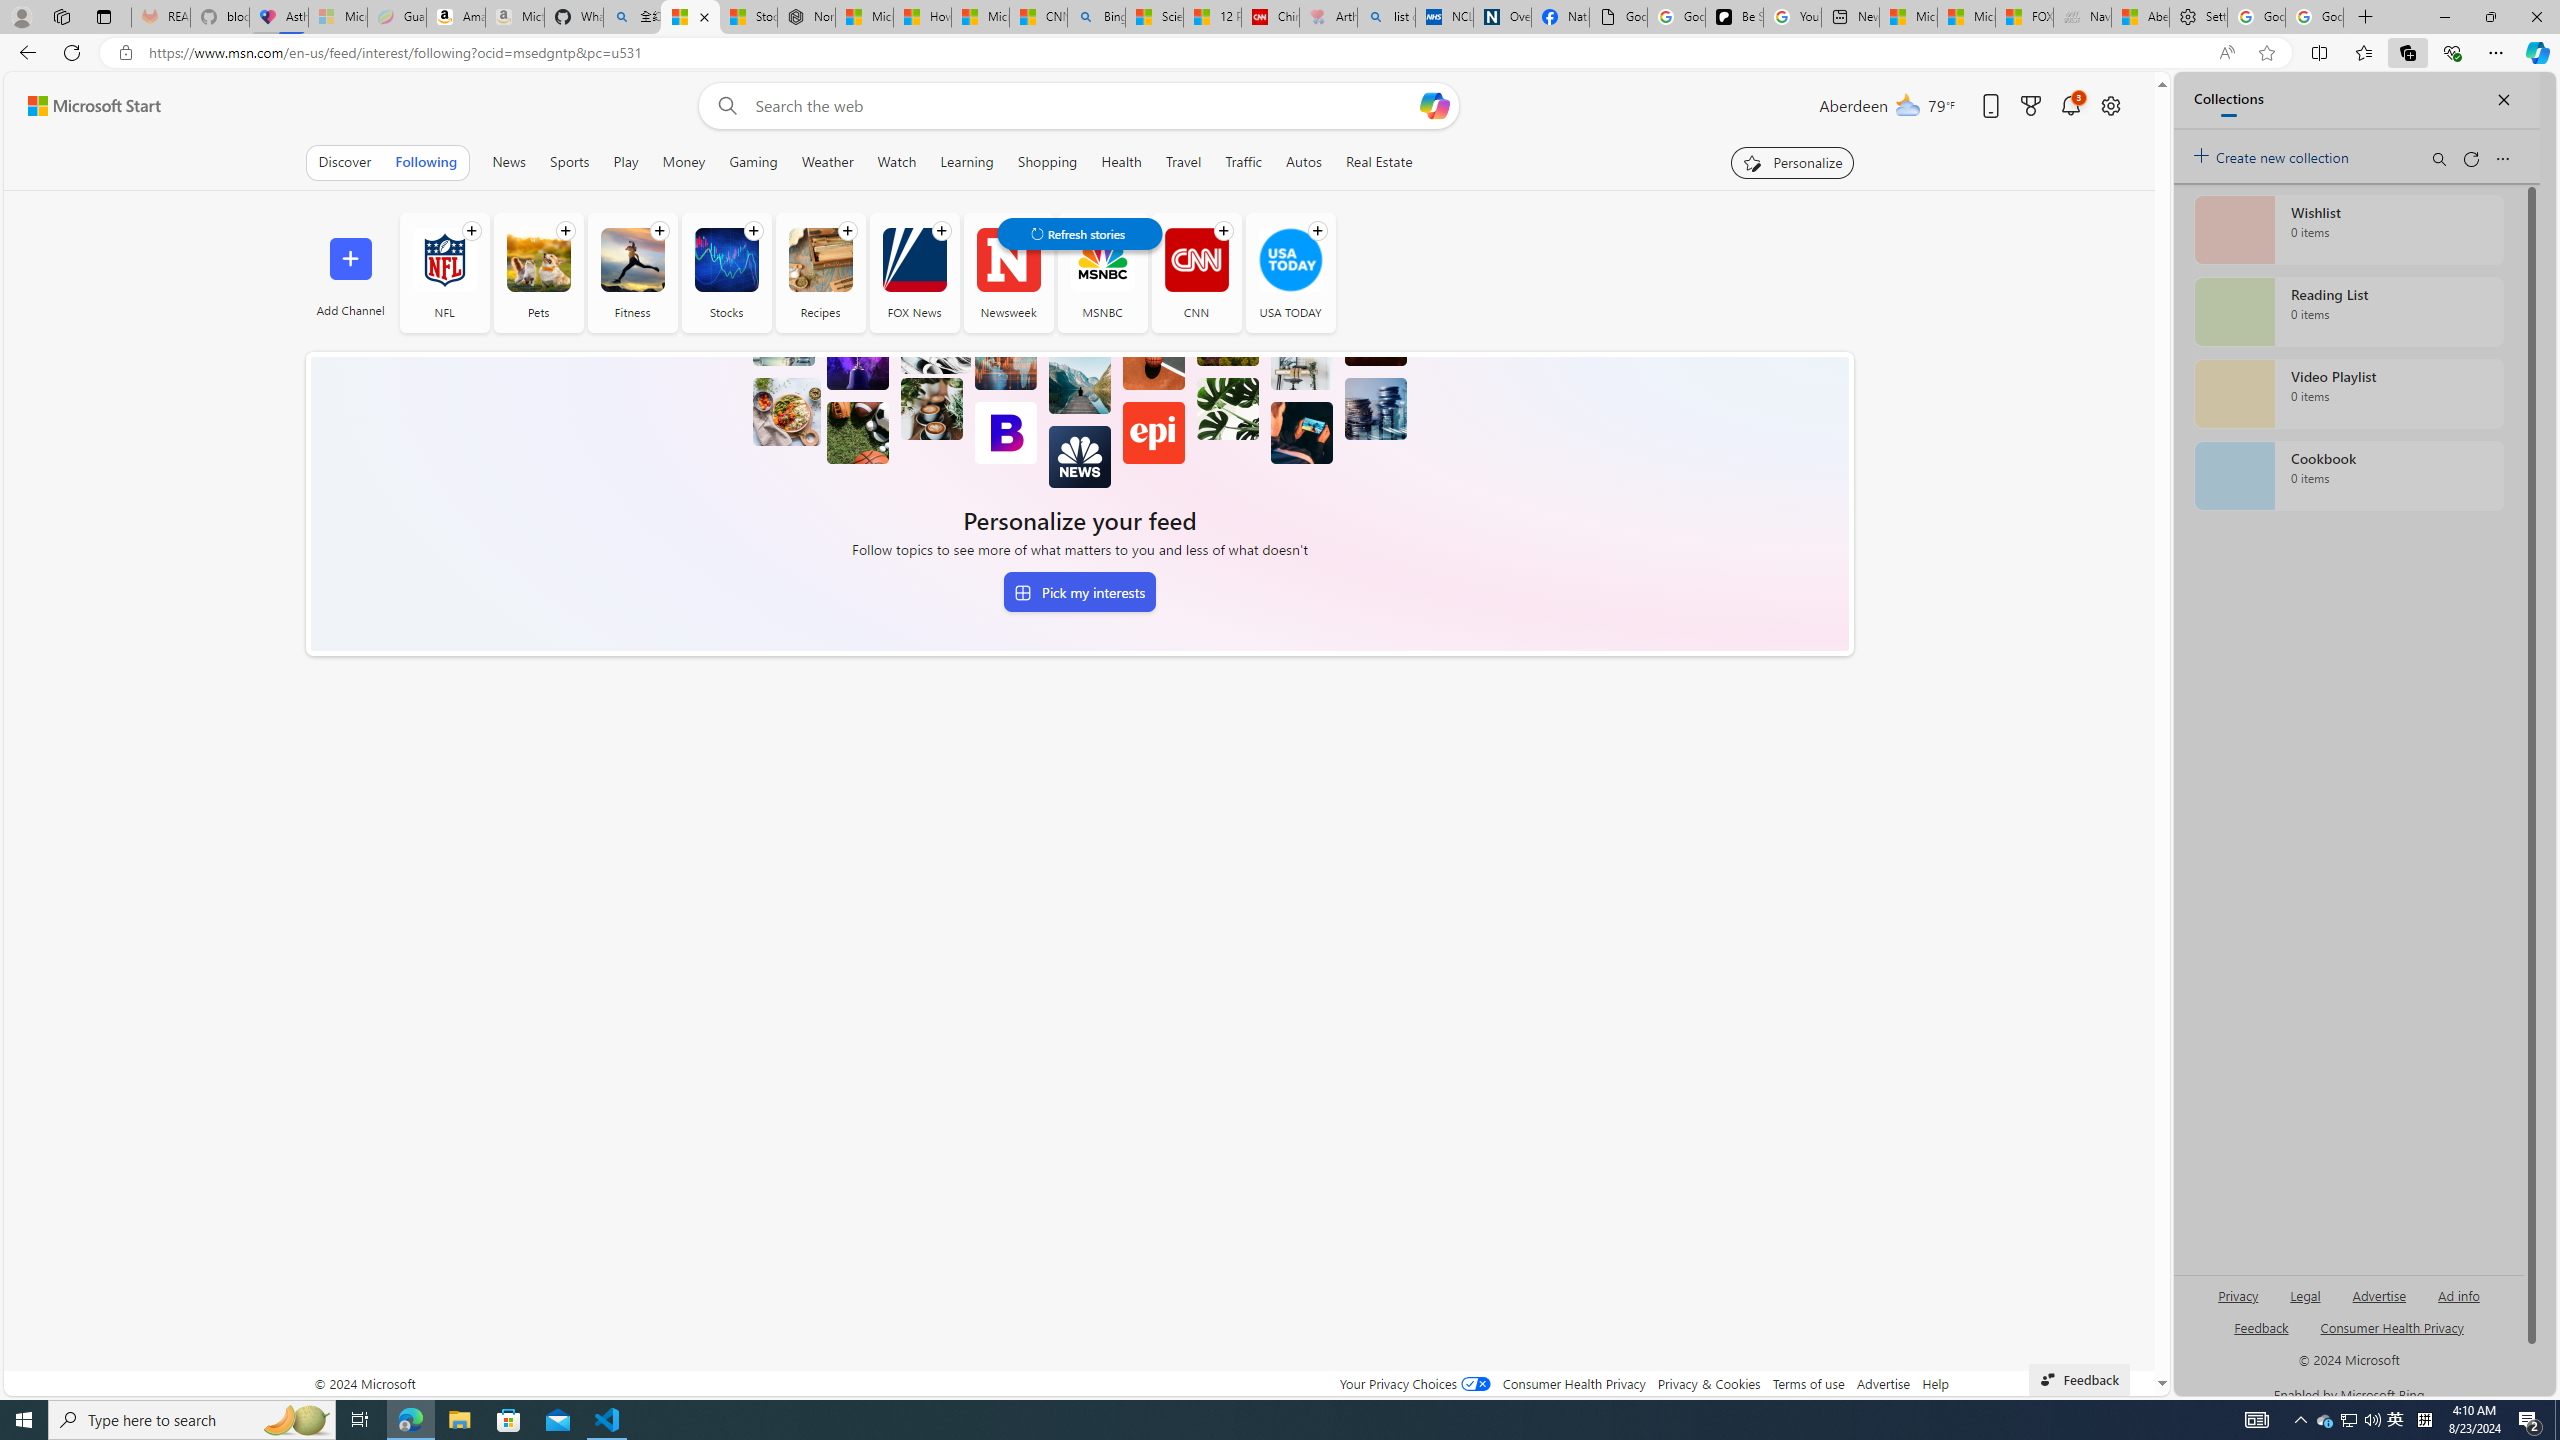 This screenshot has height=1440, width=2560. I want to click on 'Health', so click(1121, 161).